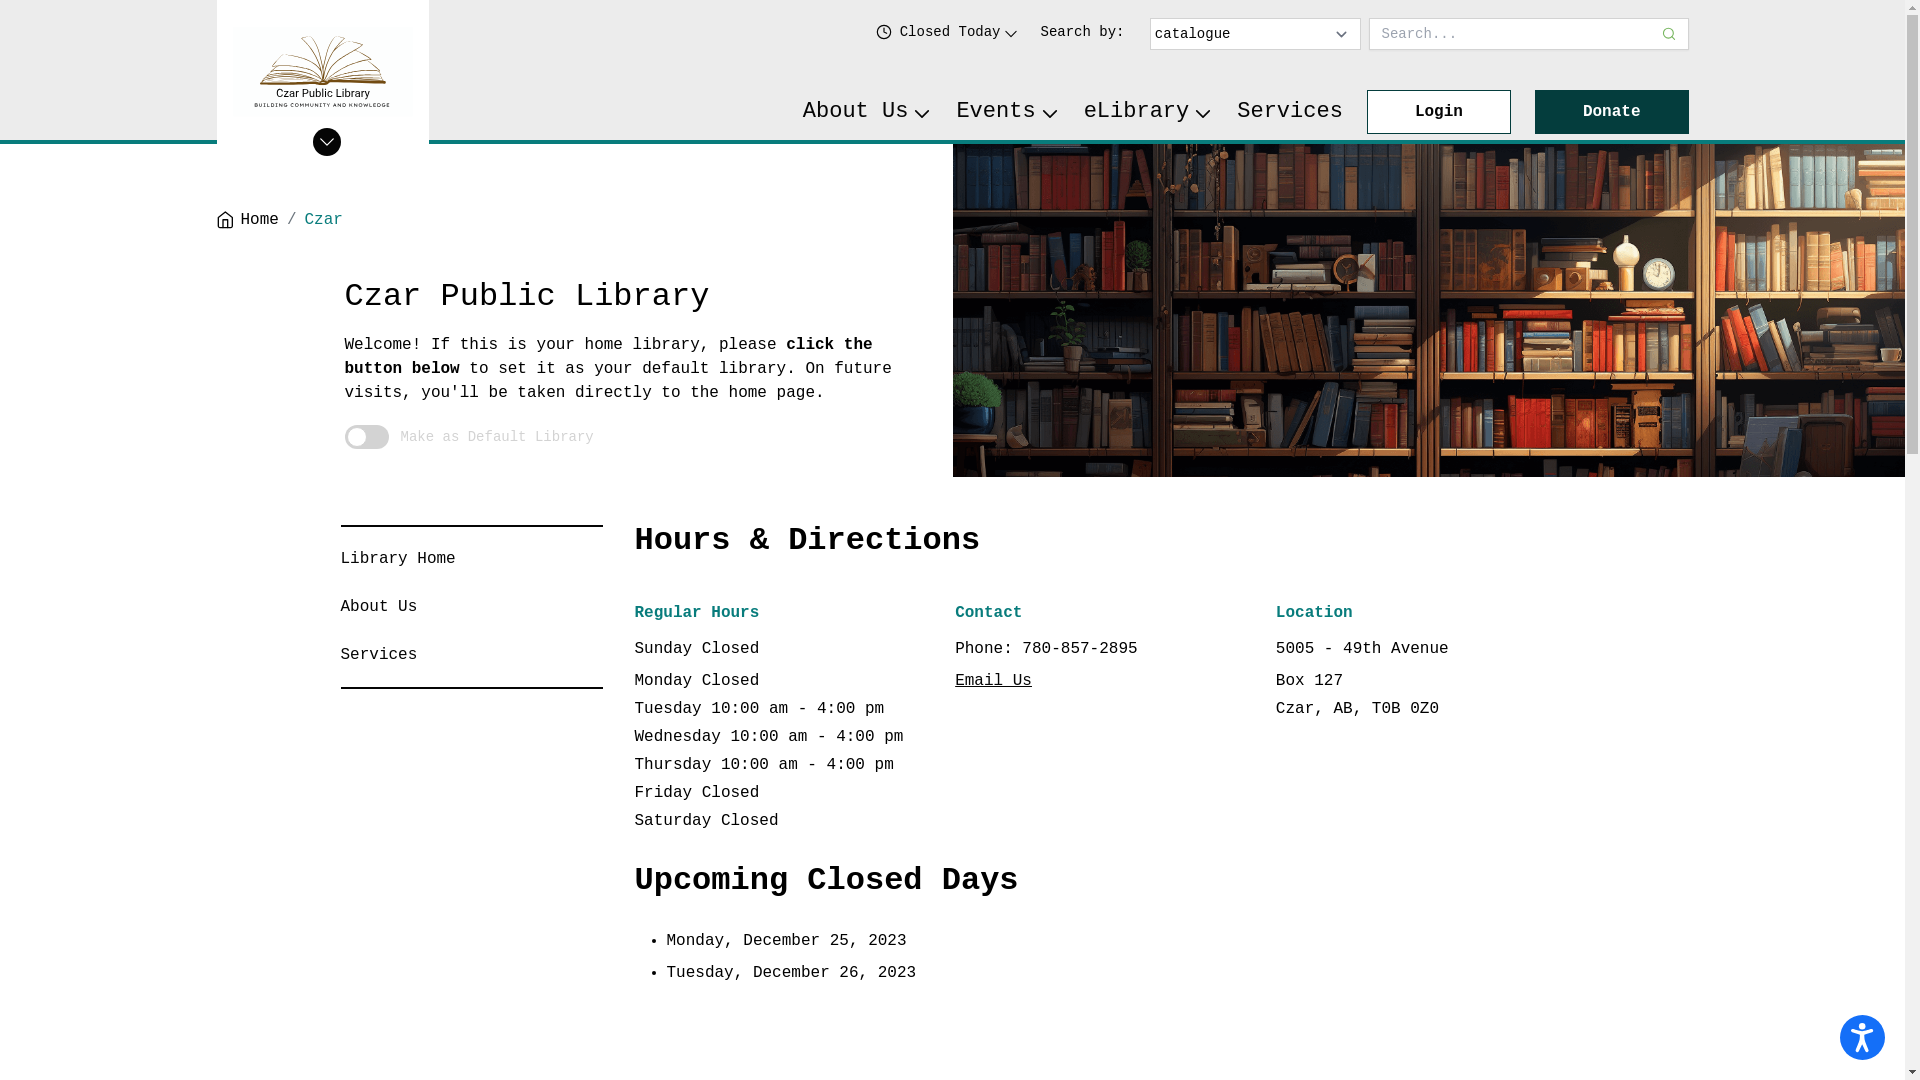  What do you see at coordinates (1612, 111) in the screenshot?
I see `'Donate'` at bounding box center [1612, 111].